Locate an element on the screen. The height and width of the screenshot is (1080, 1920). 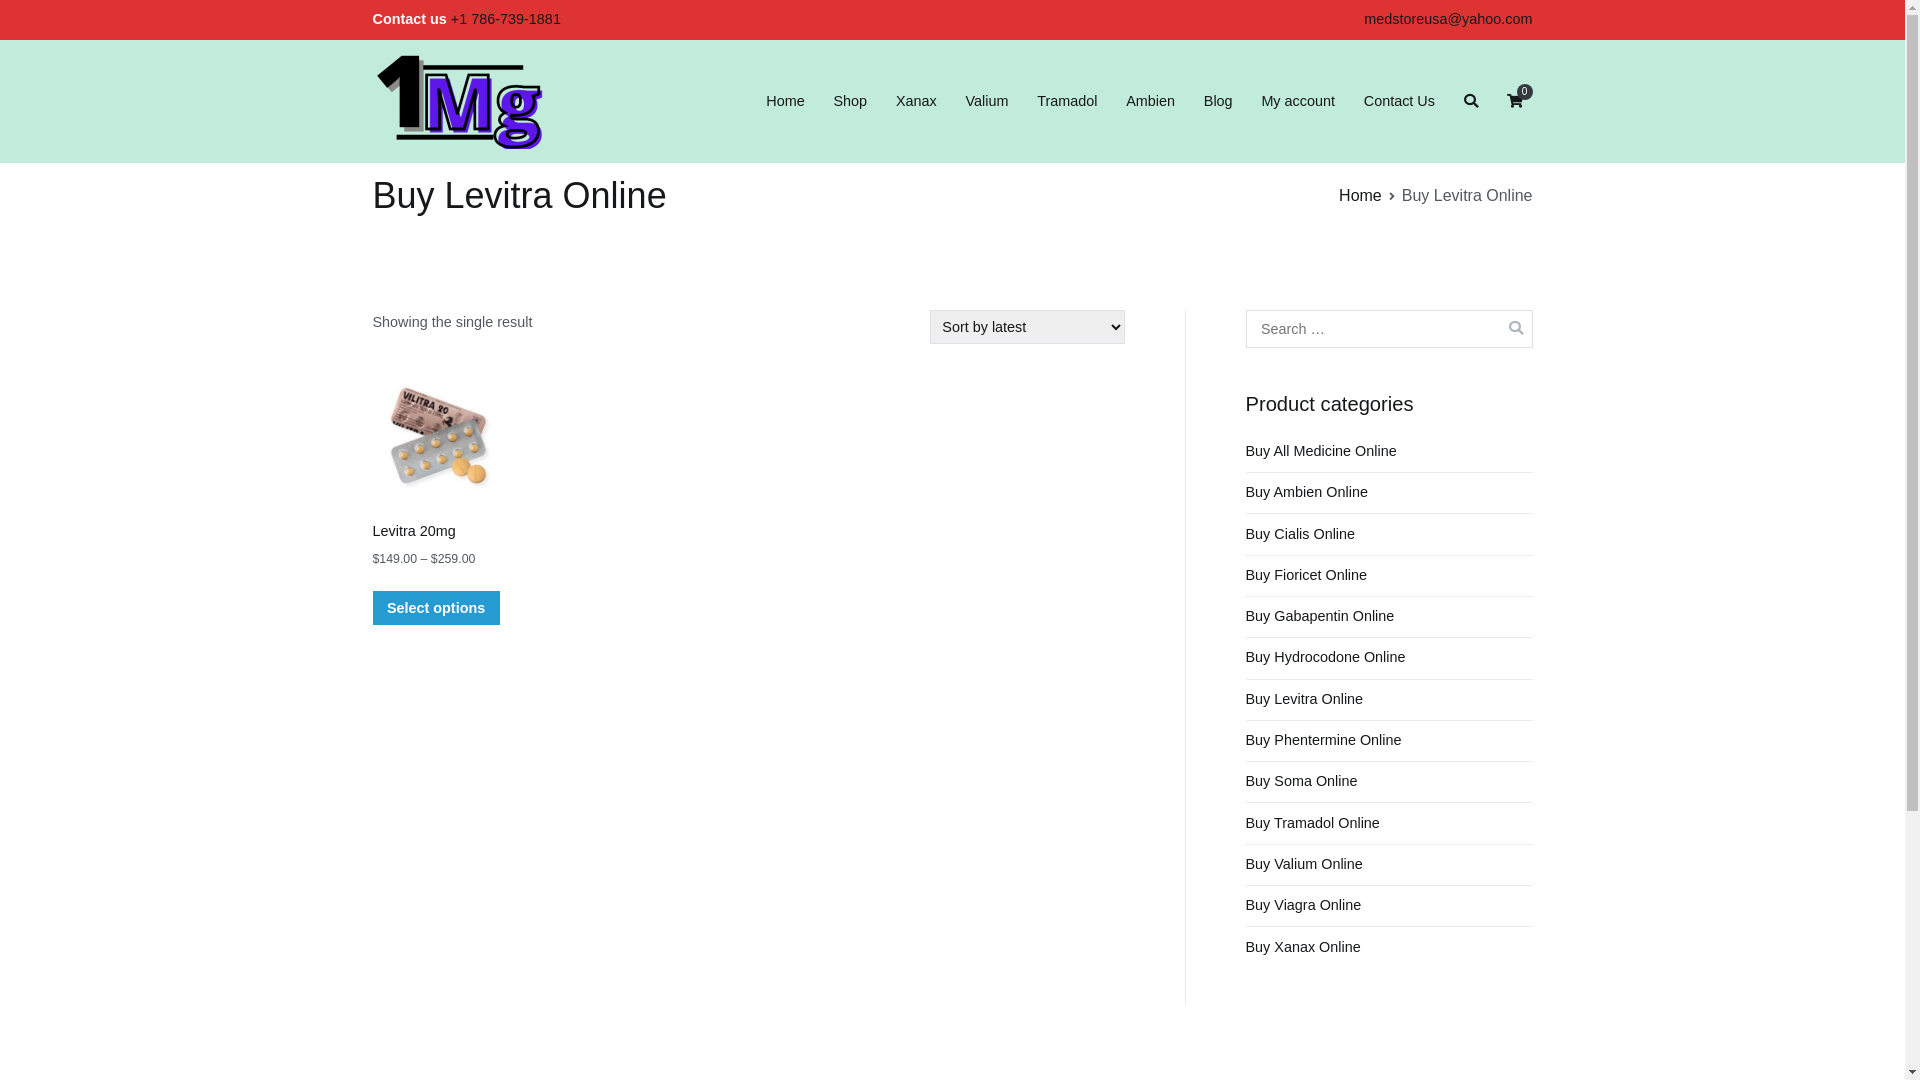
'Buy Xanax Online' is located at coordinates (1303, 946).